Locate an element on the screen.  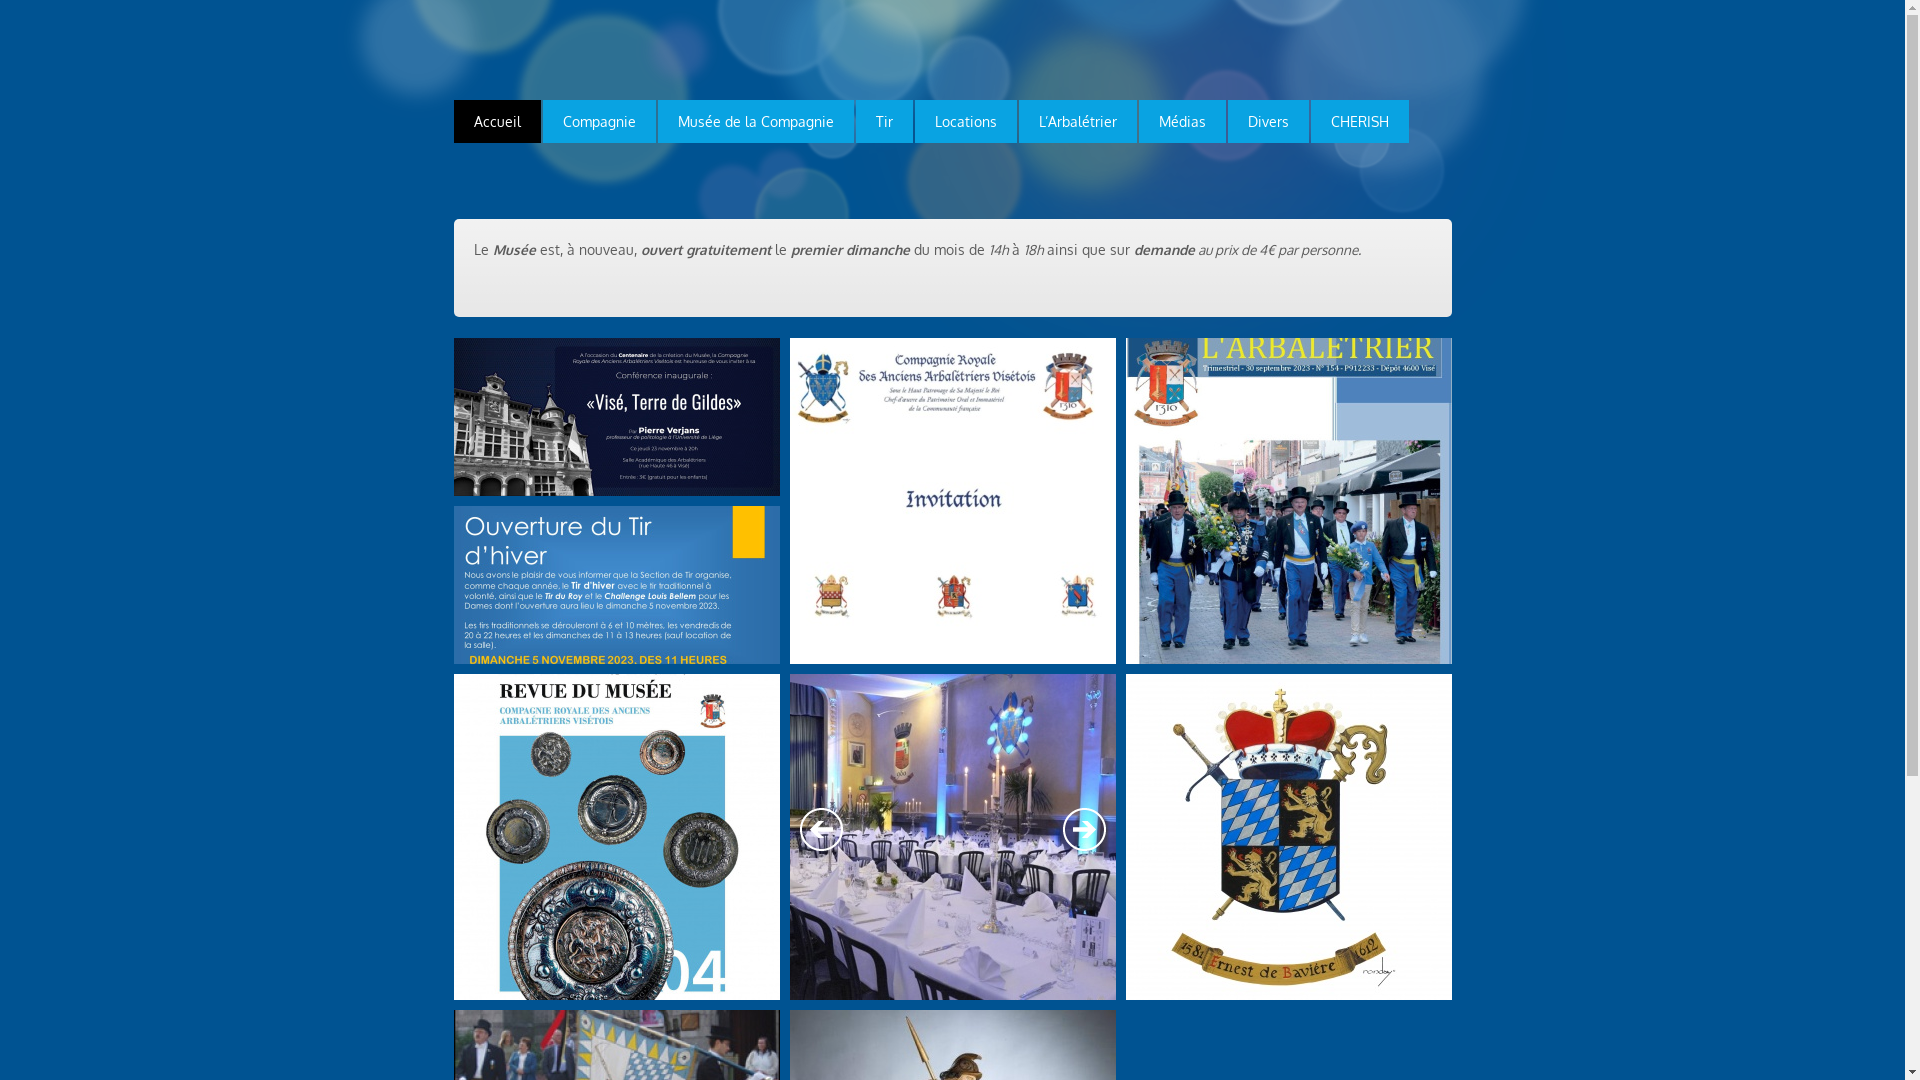
'Tir' is located at coordinates (883, 121).